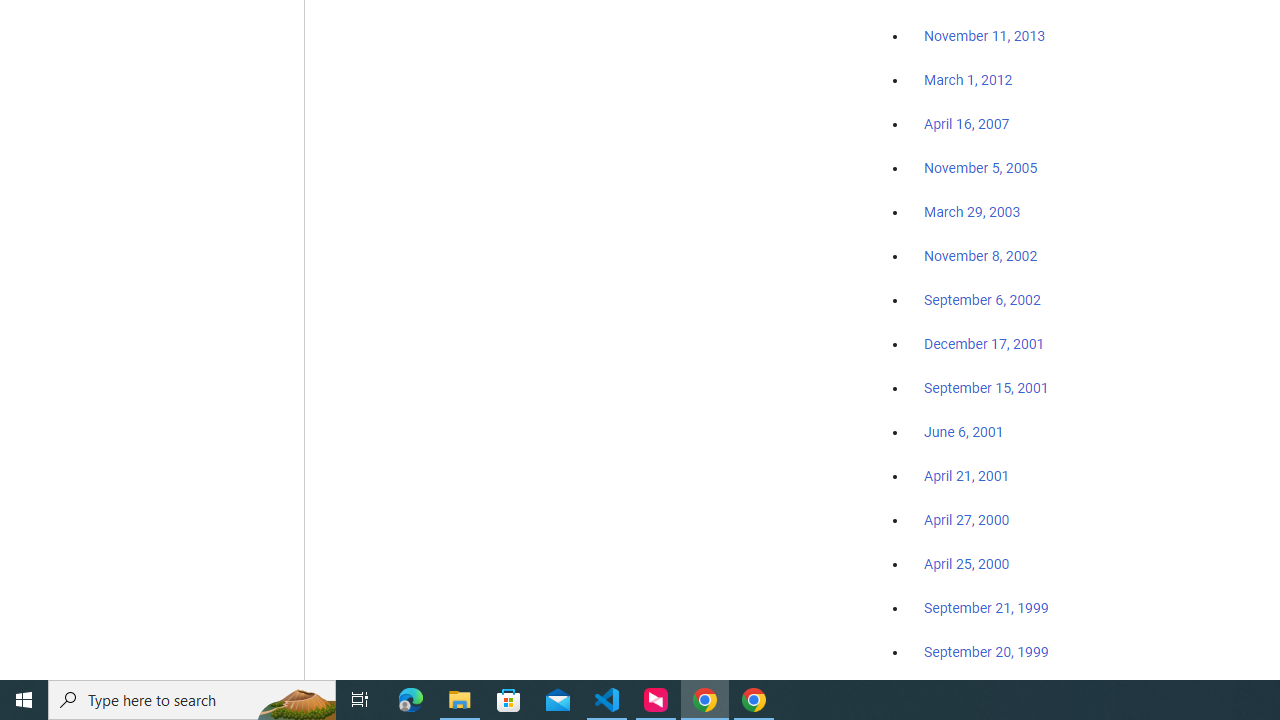 This screenshot has height=720, width=1280. What do you see at coordinates (984, 342) in the screenshot?
I see `'December 17, 2001'` at bounding box center [984, 342].